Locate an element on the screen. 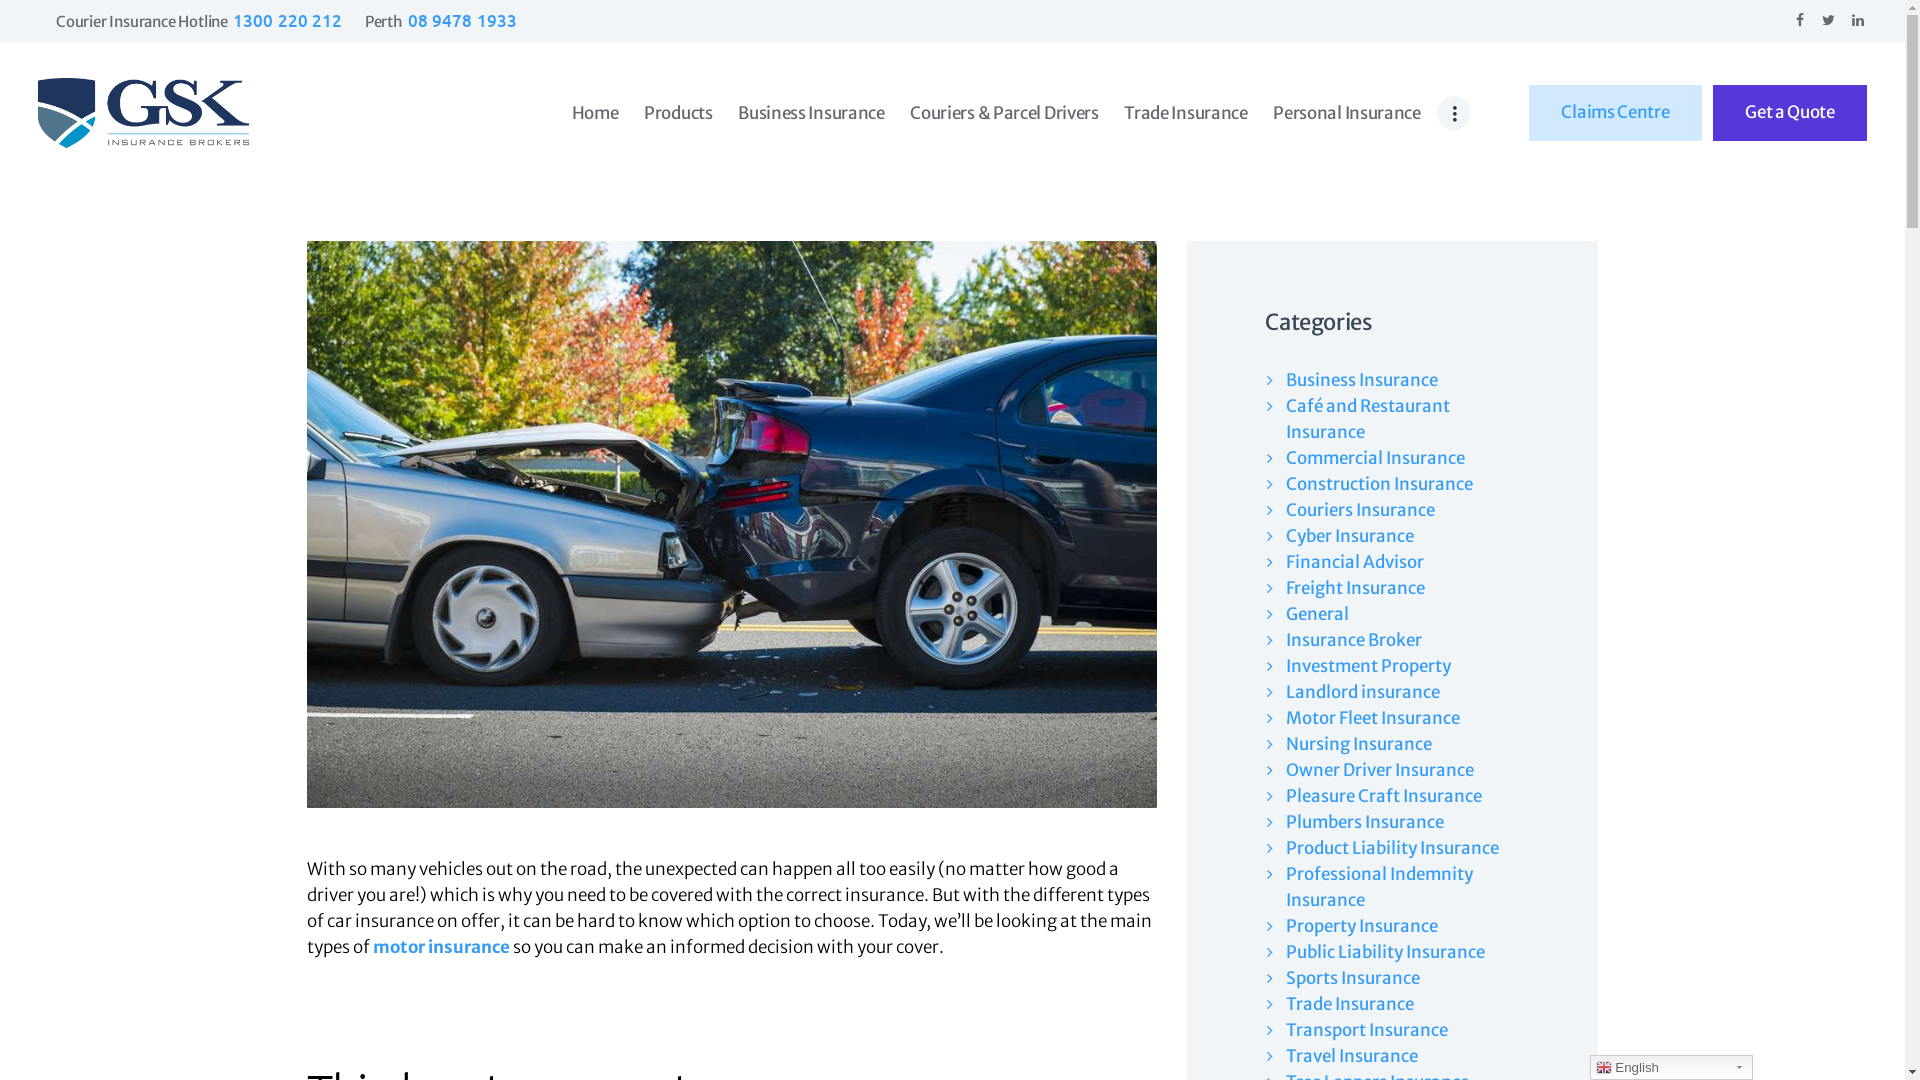 The height and width of the screenshot is (1080, 1920). 'Investment Property' is located at coordinates (1286, 666).